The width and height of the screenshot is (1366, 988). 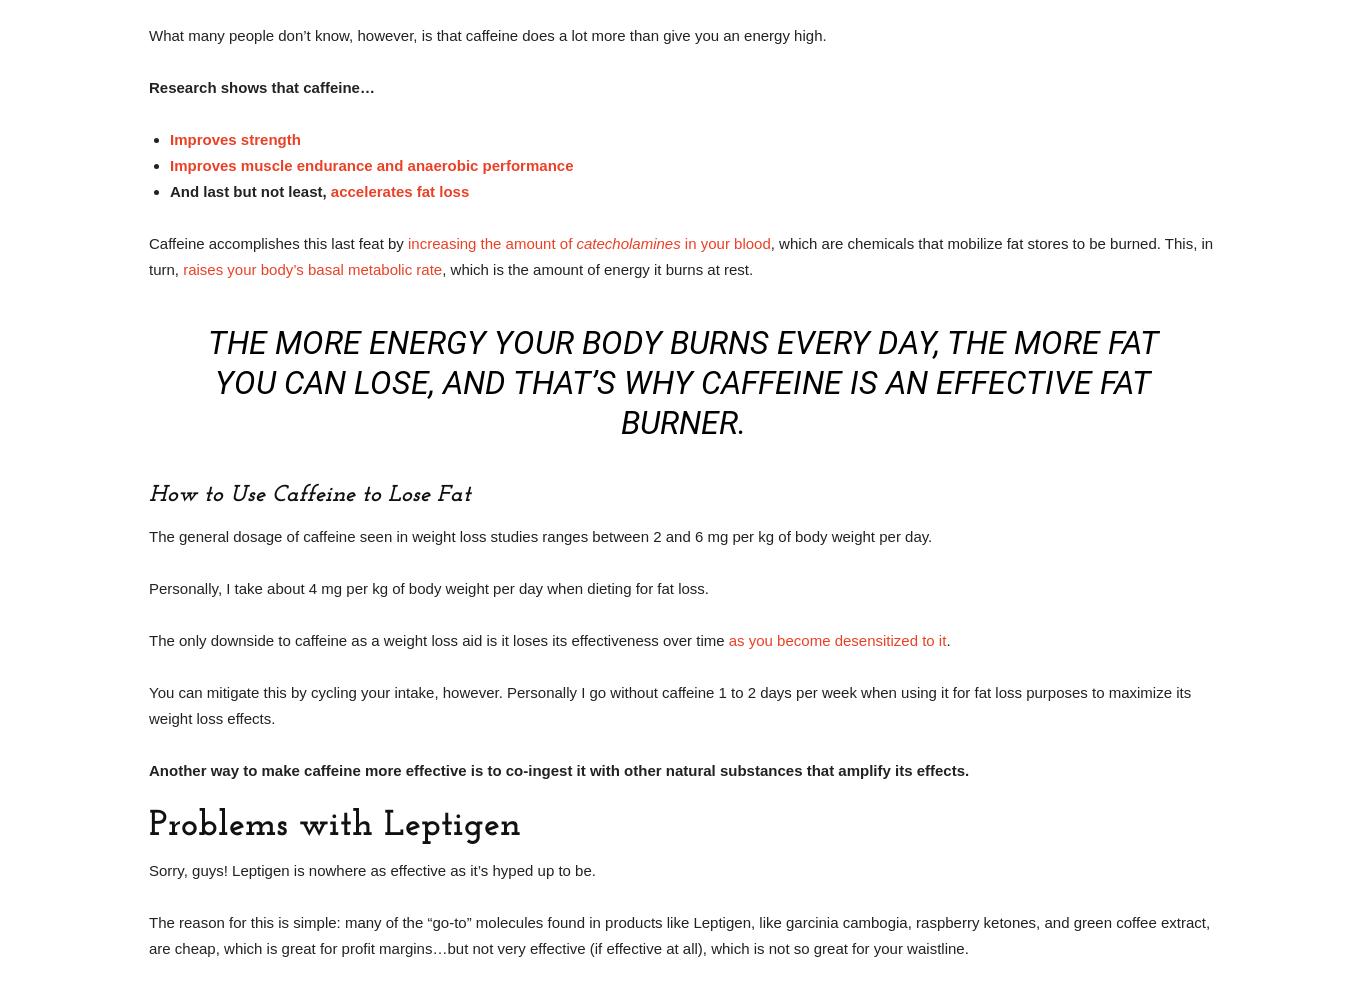 What do you see at coordinates (558, 769) in the screenshot?
I see `'Another way to make caffeine more effective is to co-ingest it with other natural substances that amplify its effects.'` at bounding box center [558, 769].